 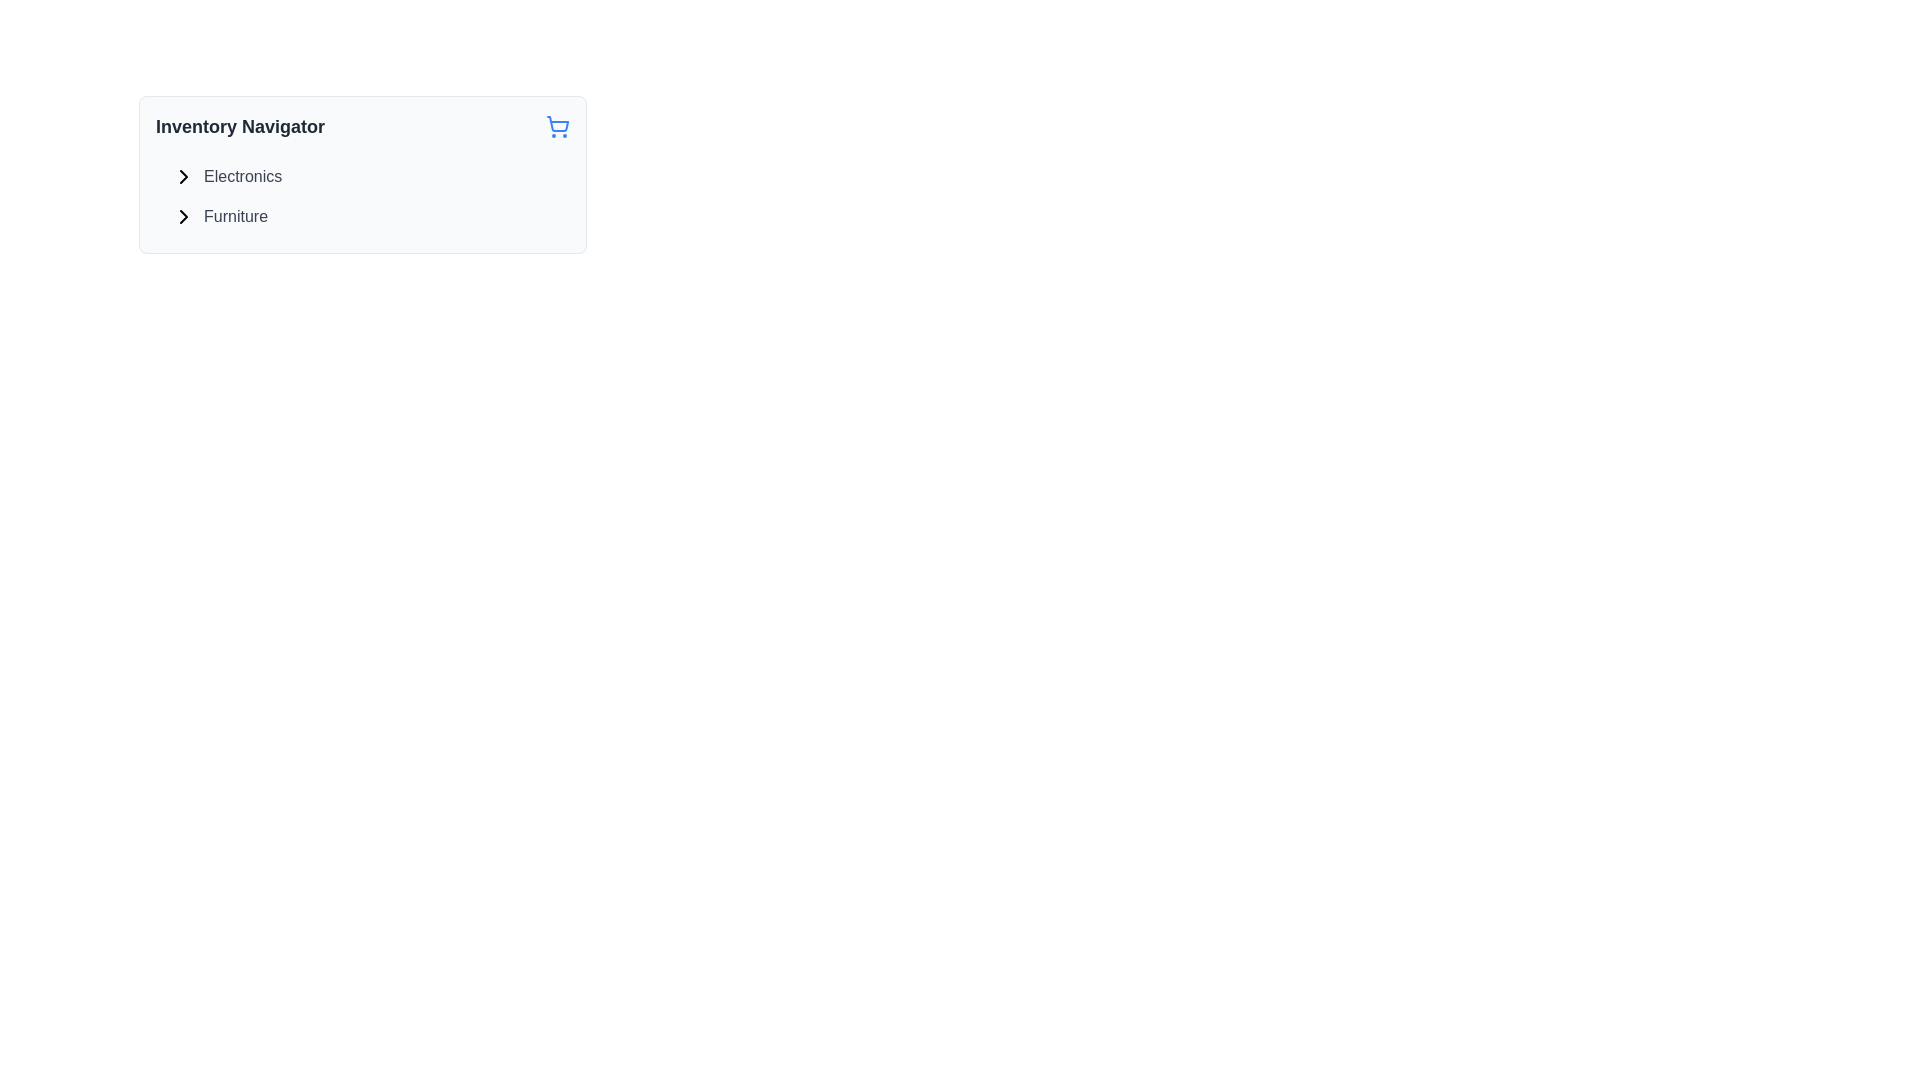 What do you see at coordinates (227, 176) in the screenshot?
I see `the 'Electronics' expandable navigation list item for keyboard navigation` at bounding box center [227, 176].